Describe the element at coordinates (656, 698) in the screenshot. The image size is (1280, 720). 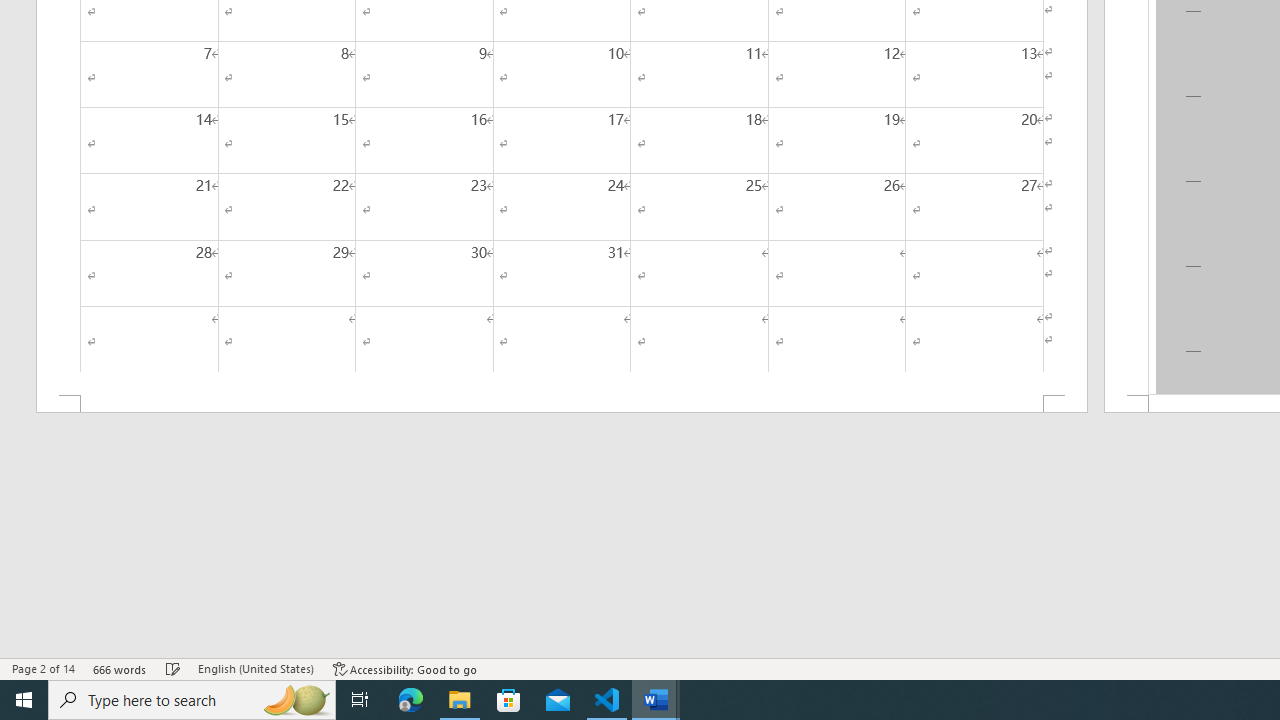
I see `'Word - 2 running windows'` at that location.